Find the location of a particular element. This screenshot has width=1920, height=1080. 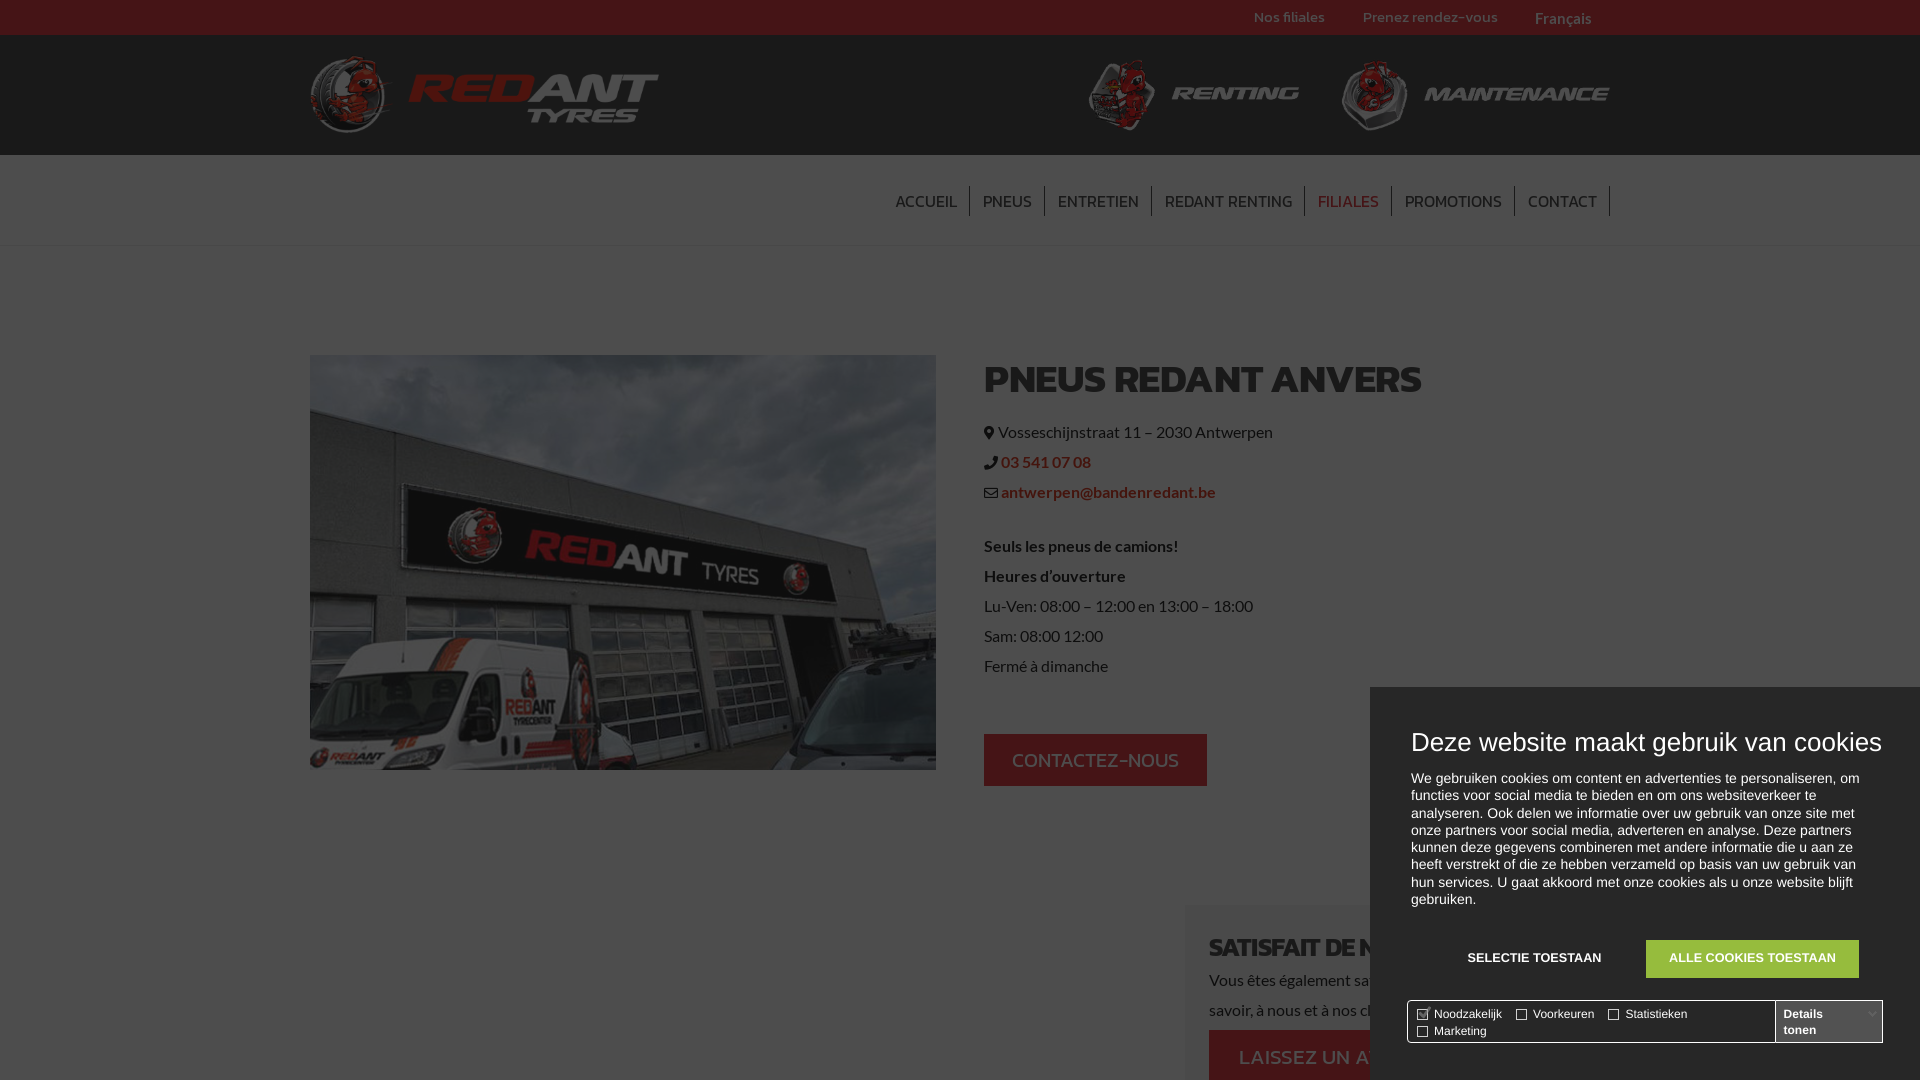

'03 541 07 08' is located at coordinates (1001, 461).